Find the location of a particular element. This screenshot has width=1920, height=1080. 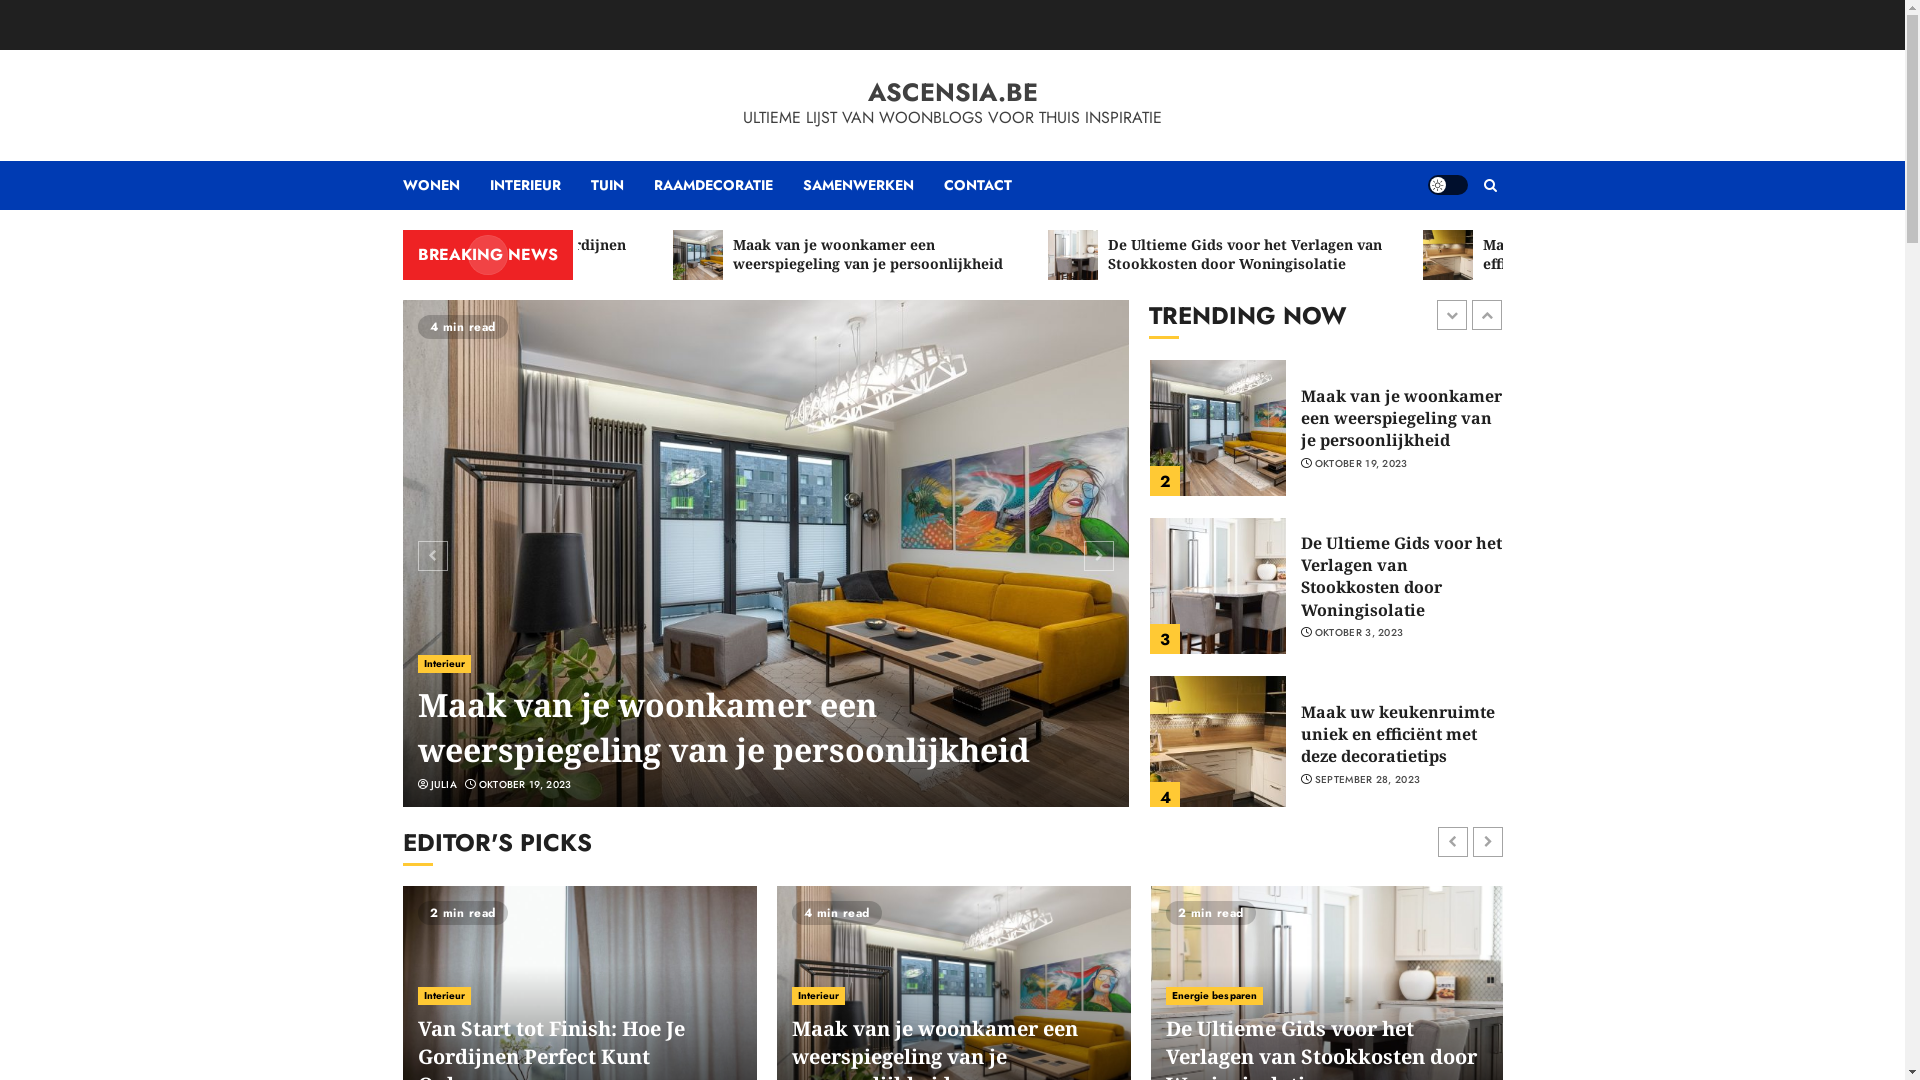

'NOVEMBER 8, 2023' is located at coordinates (528, 784).